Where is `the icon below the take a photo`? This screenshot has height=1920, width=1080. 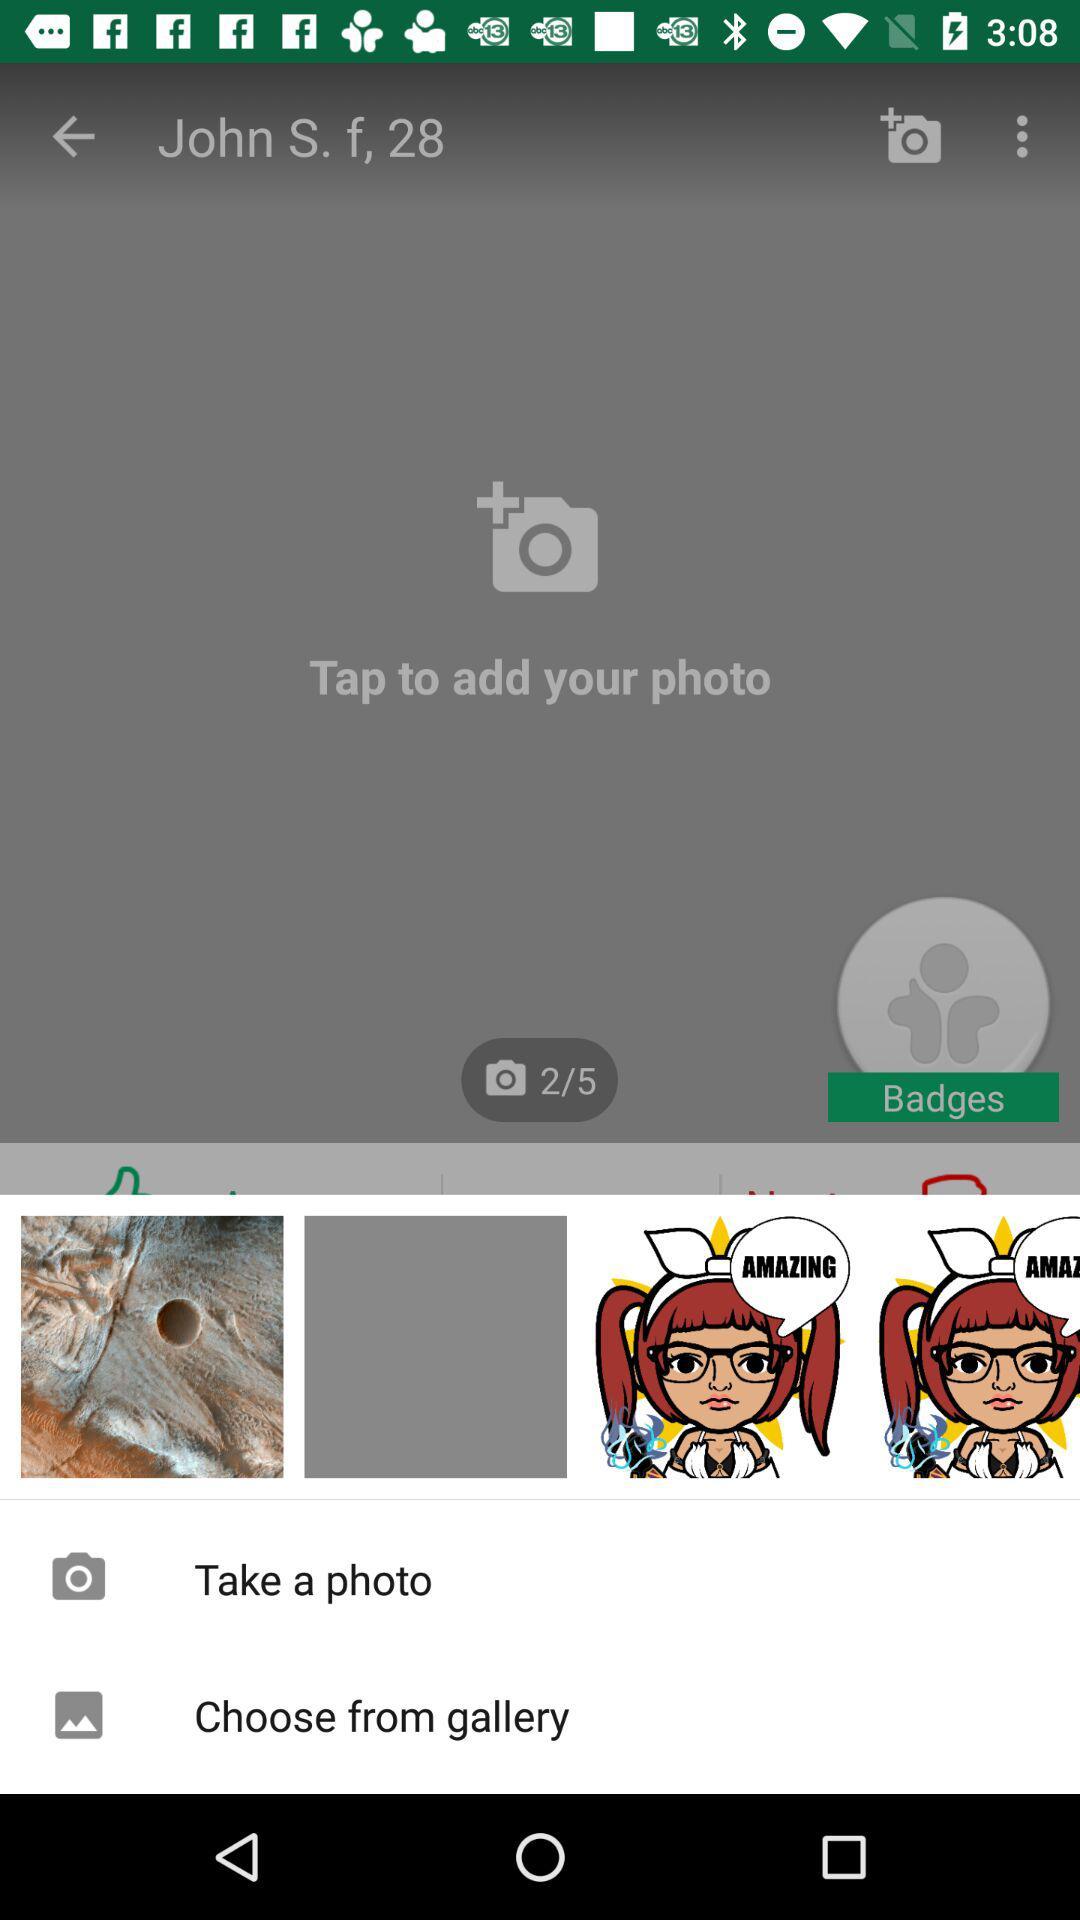
the icon below the take a photo is located at coordinates (540, 1714).